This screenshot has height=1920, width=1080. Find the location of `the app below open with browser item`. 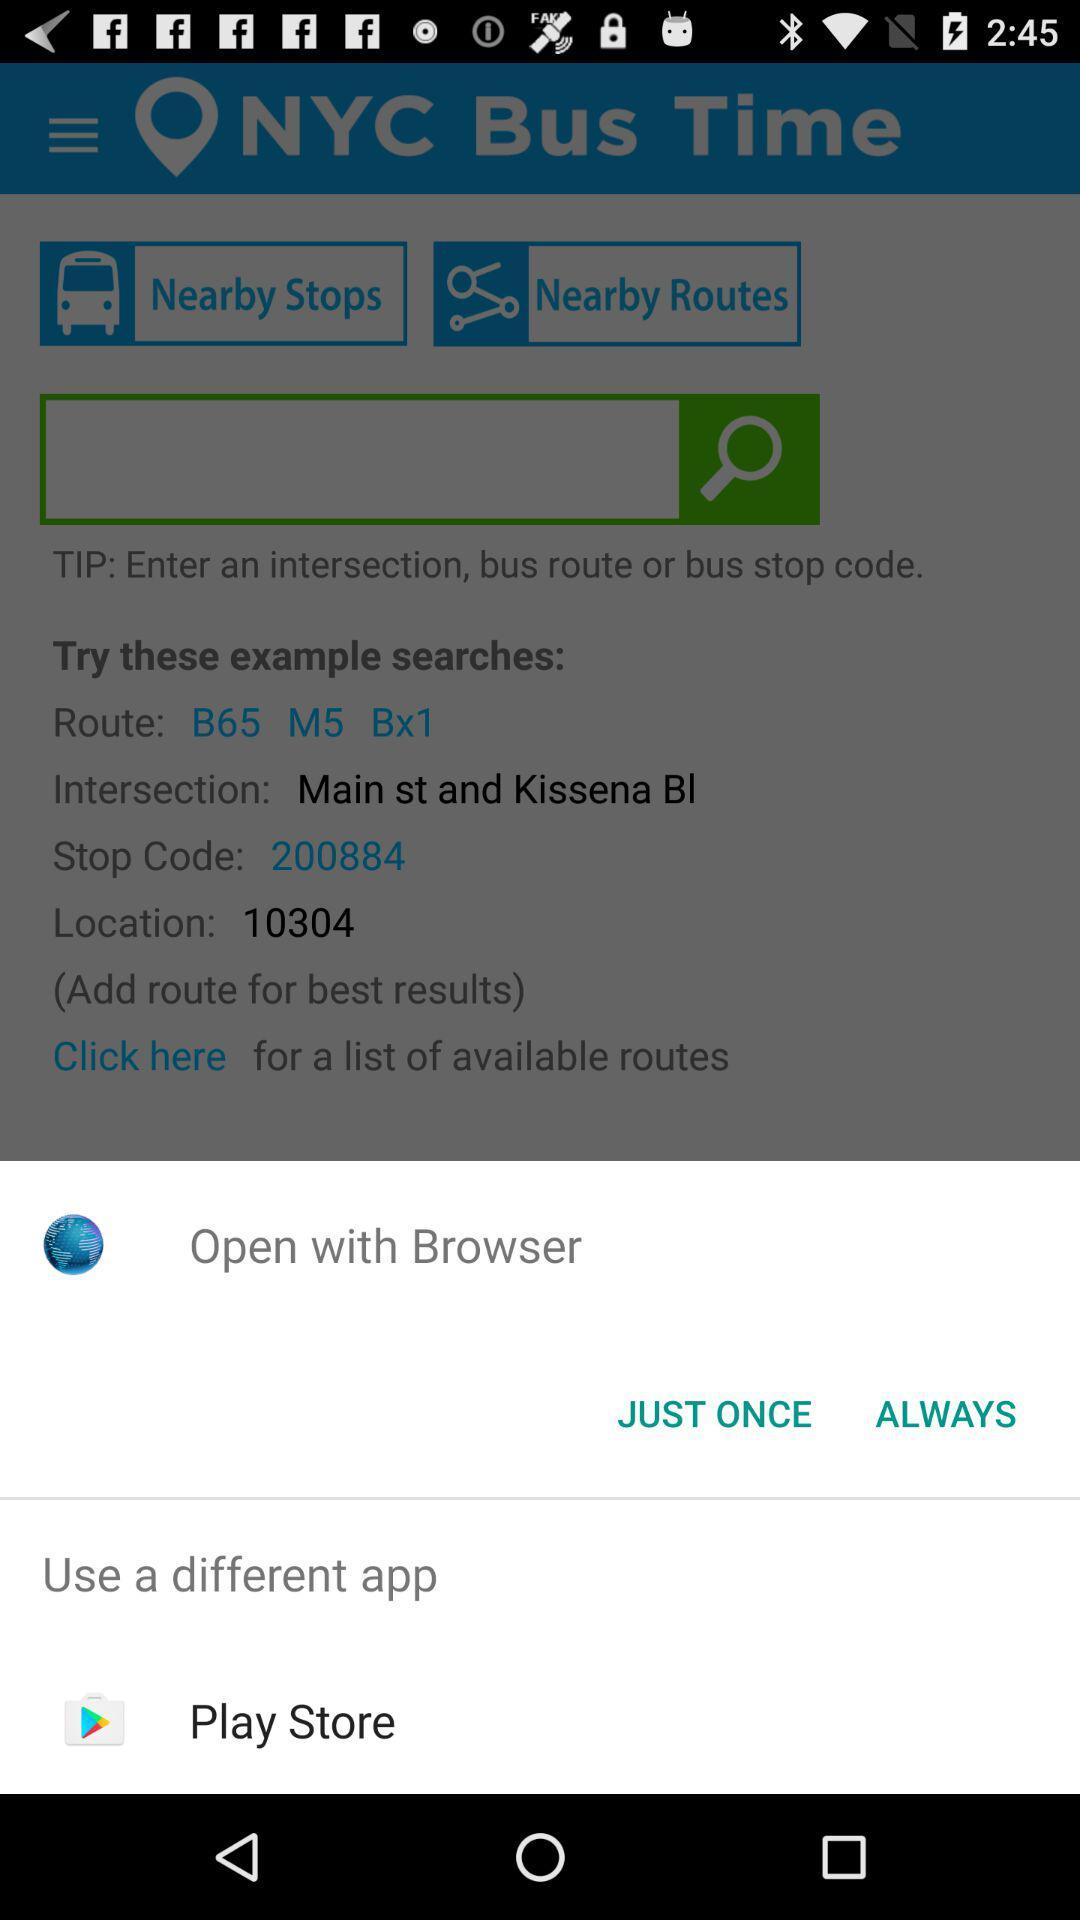

the app below open with browser item is located at coordinates (713, 1411).